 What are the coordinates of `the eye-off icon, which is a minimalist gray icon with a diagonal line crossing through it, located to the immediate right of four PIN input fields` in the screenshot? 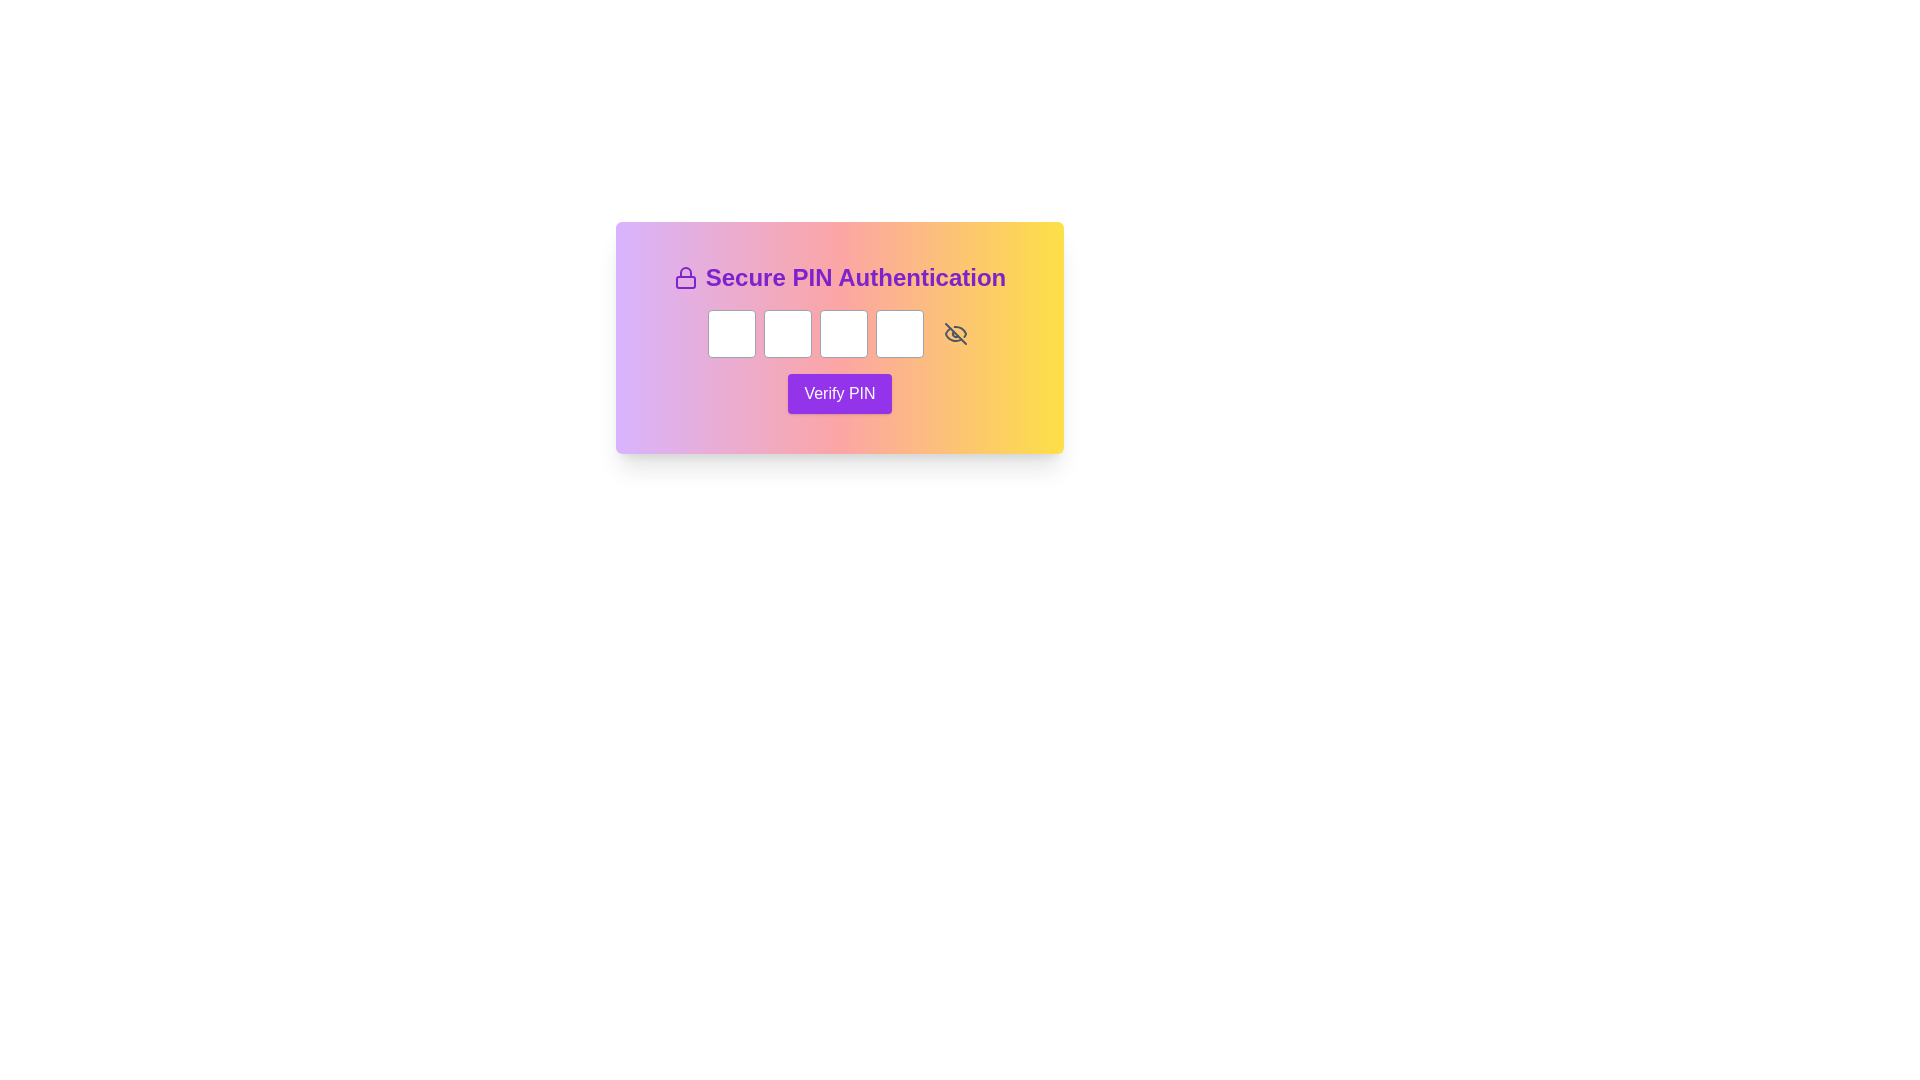 It's located at (954, 333).